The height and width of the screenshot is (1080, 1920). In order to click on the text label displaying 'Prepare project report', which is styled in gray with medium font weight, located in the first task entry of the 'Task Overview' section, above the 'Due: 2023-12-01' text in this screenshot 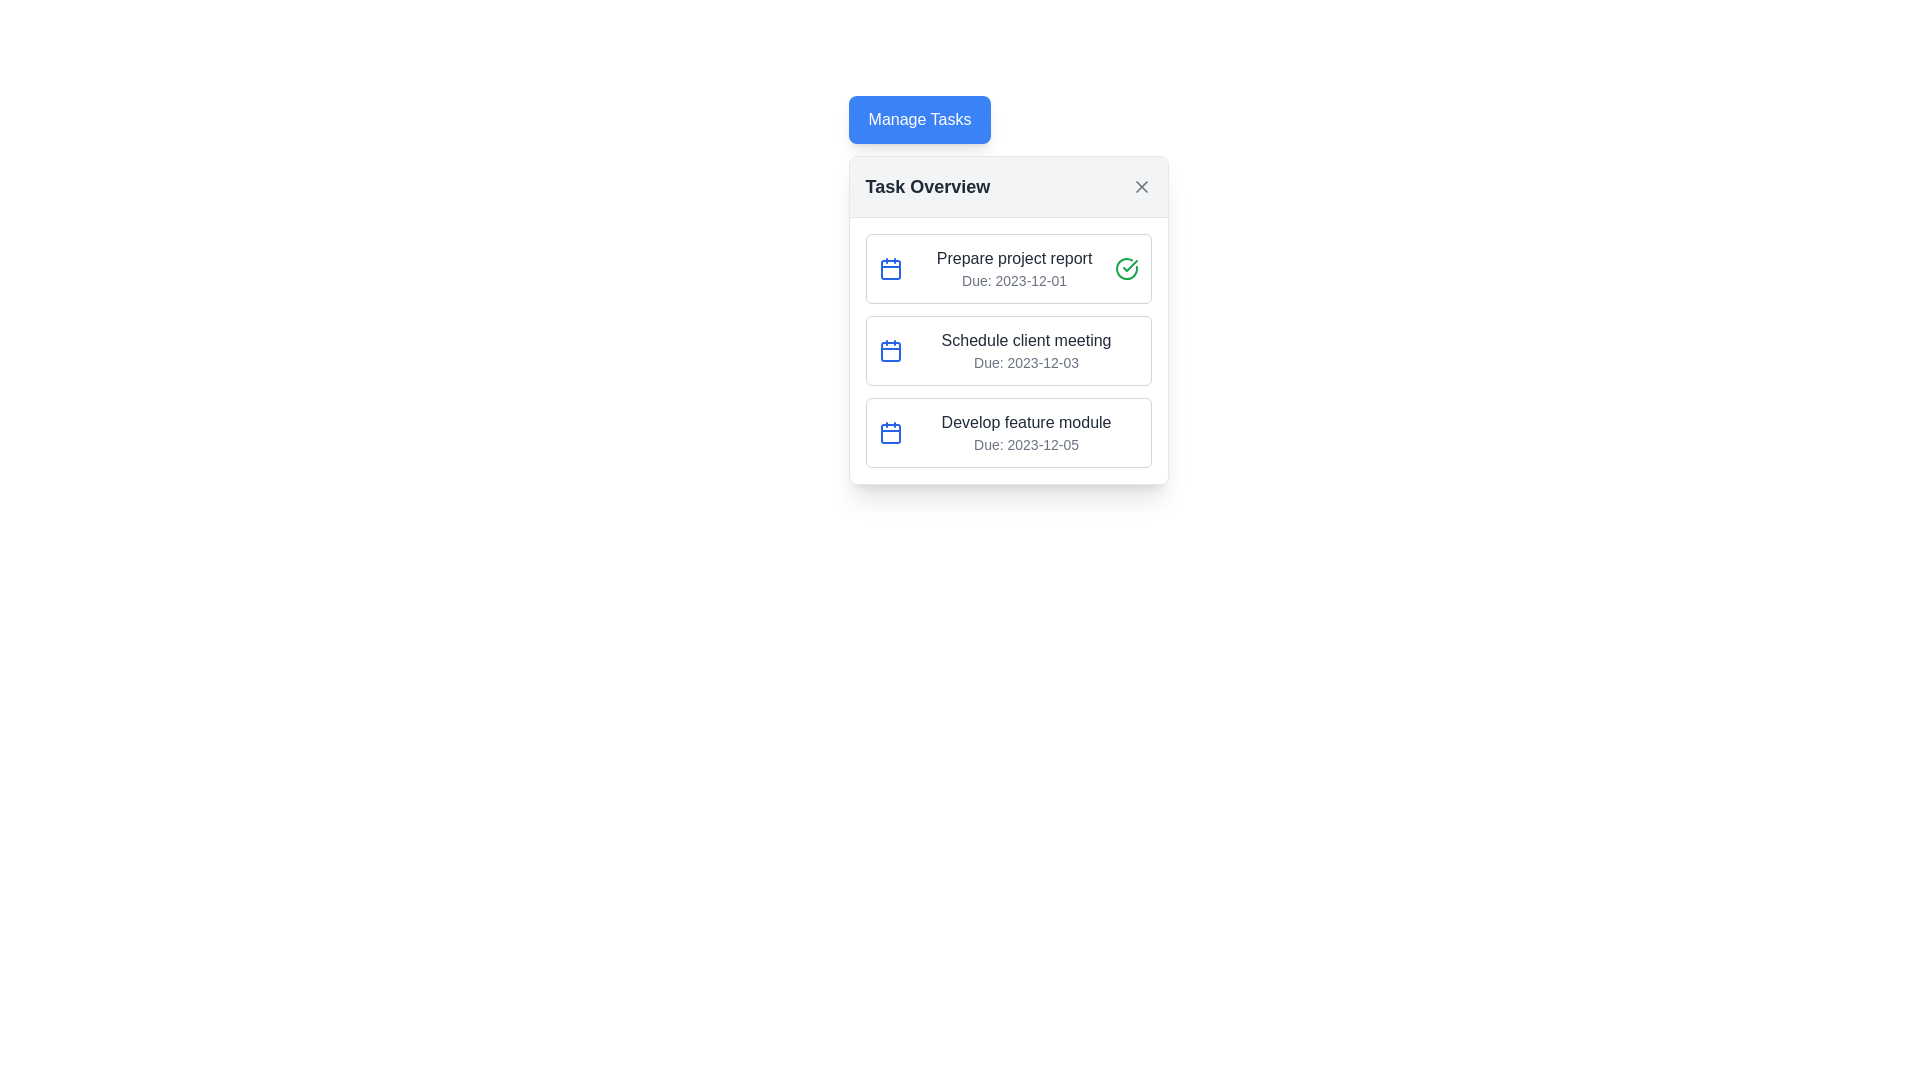, I will do `click(1014, 257)`.